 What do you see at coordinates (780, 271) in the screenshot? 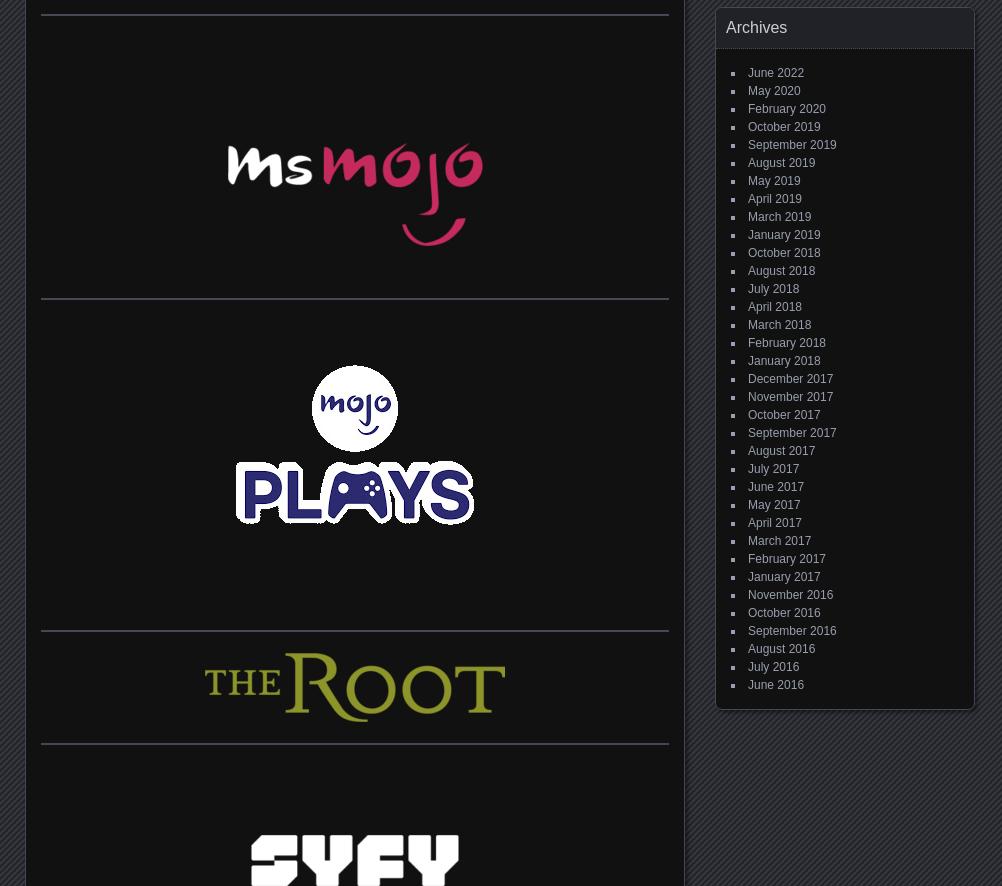
I see `'August 2018'` at bounding box center [780, 271].